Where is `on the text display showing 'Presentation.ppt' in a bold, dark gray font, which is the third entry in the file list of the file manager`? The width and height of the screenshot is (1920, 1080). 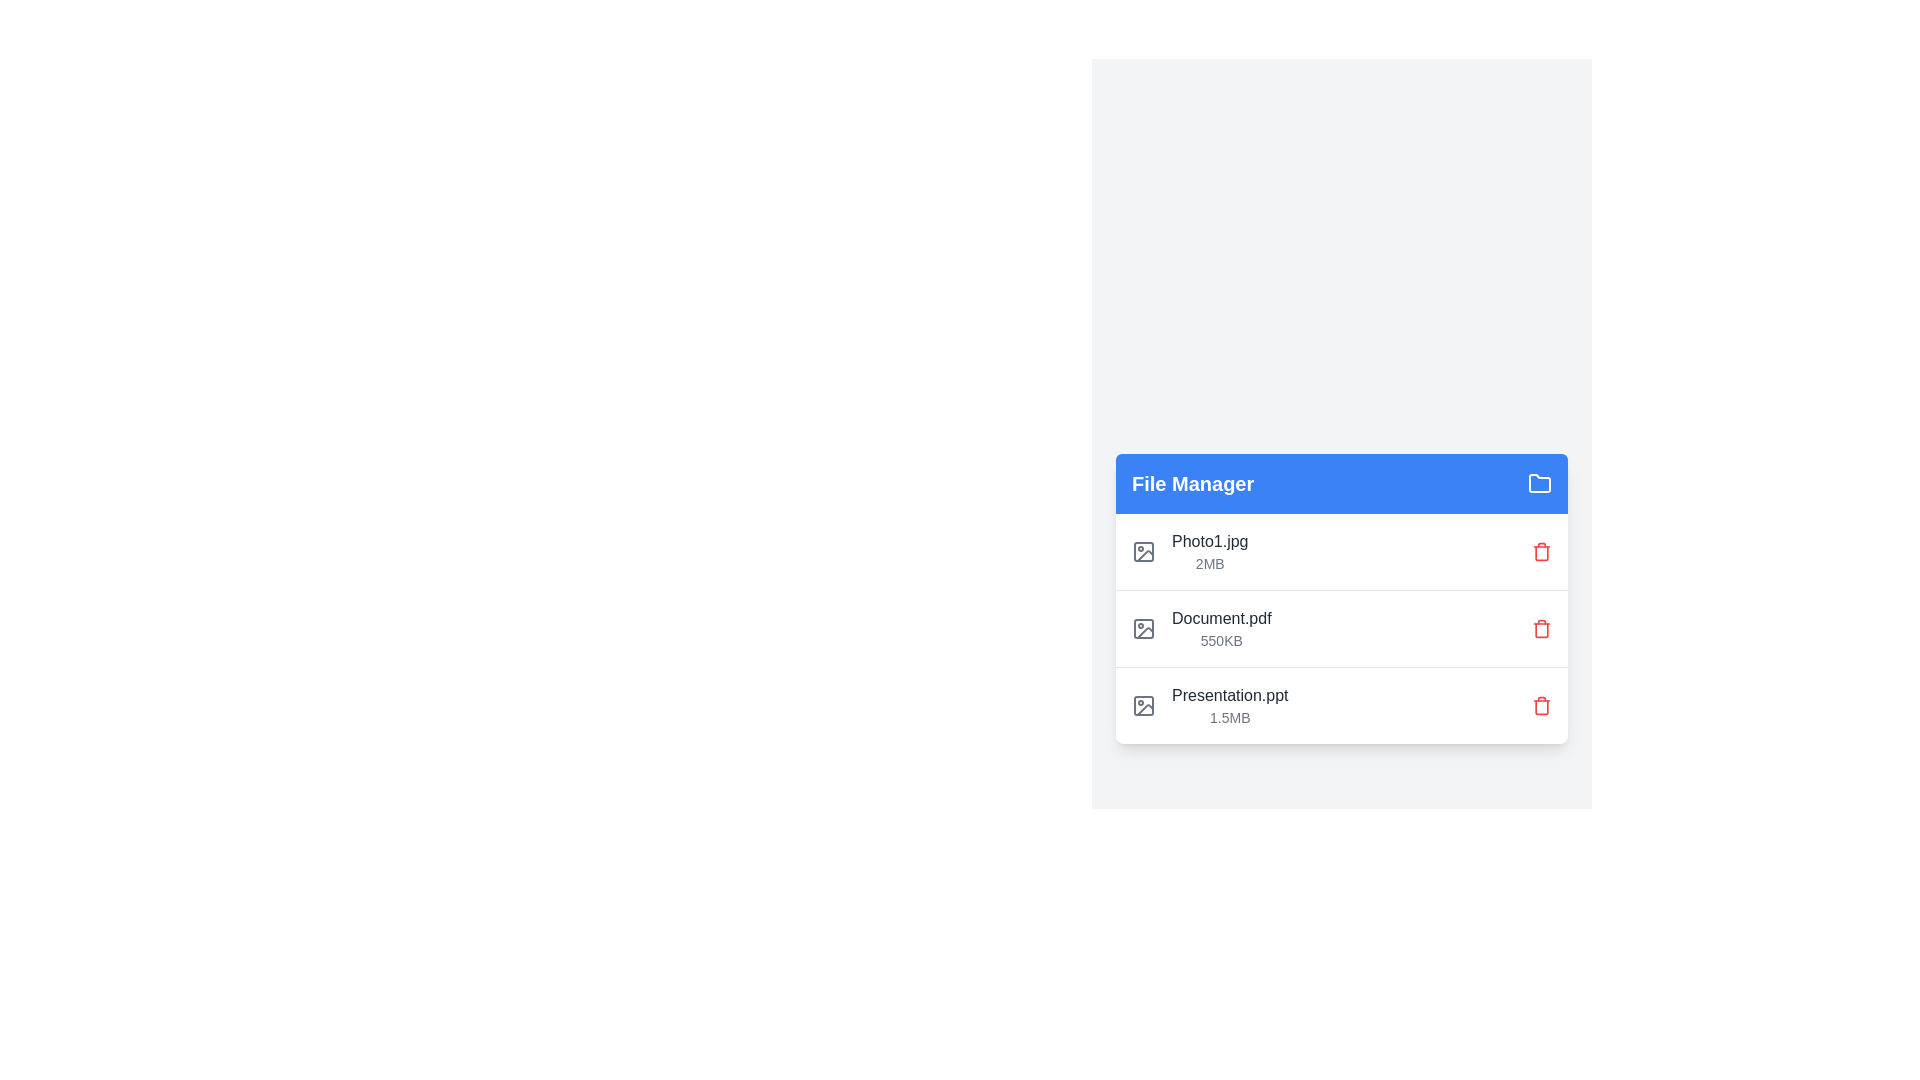
on the text display showing 'Presentation.ppt' in a bold, dark gray font, which is the third entry in the file list of the file manager is located at coordinates (1228, 704).